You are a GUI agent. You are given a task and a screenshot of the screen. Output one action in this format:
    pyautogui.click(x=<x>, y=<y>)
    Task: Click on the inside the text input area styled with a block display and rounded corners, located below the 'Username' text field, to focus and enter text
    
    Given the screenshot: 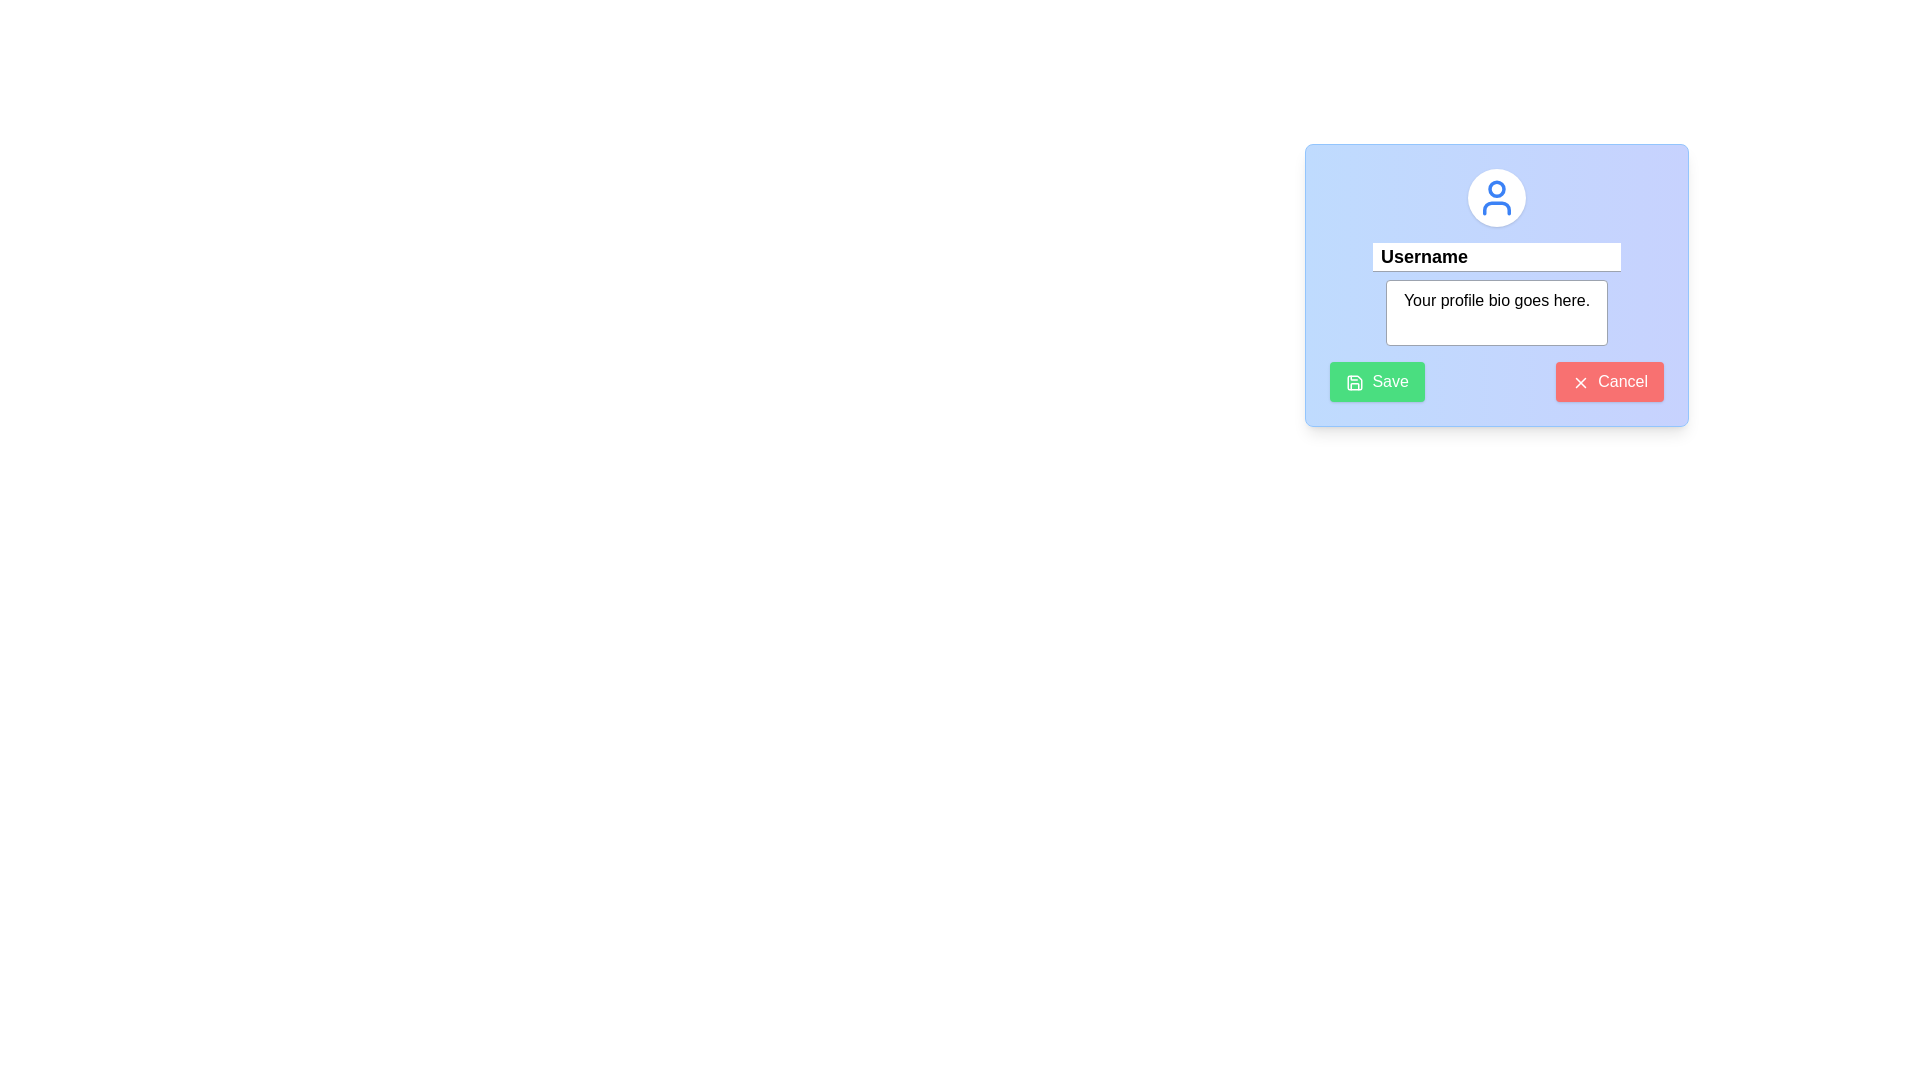 What is the action you would take?
    pyautogui.click(x=1497, y=312)
    